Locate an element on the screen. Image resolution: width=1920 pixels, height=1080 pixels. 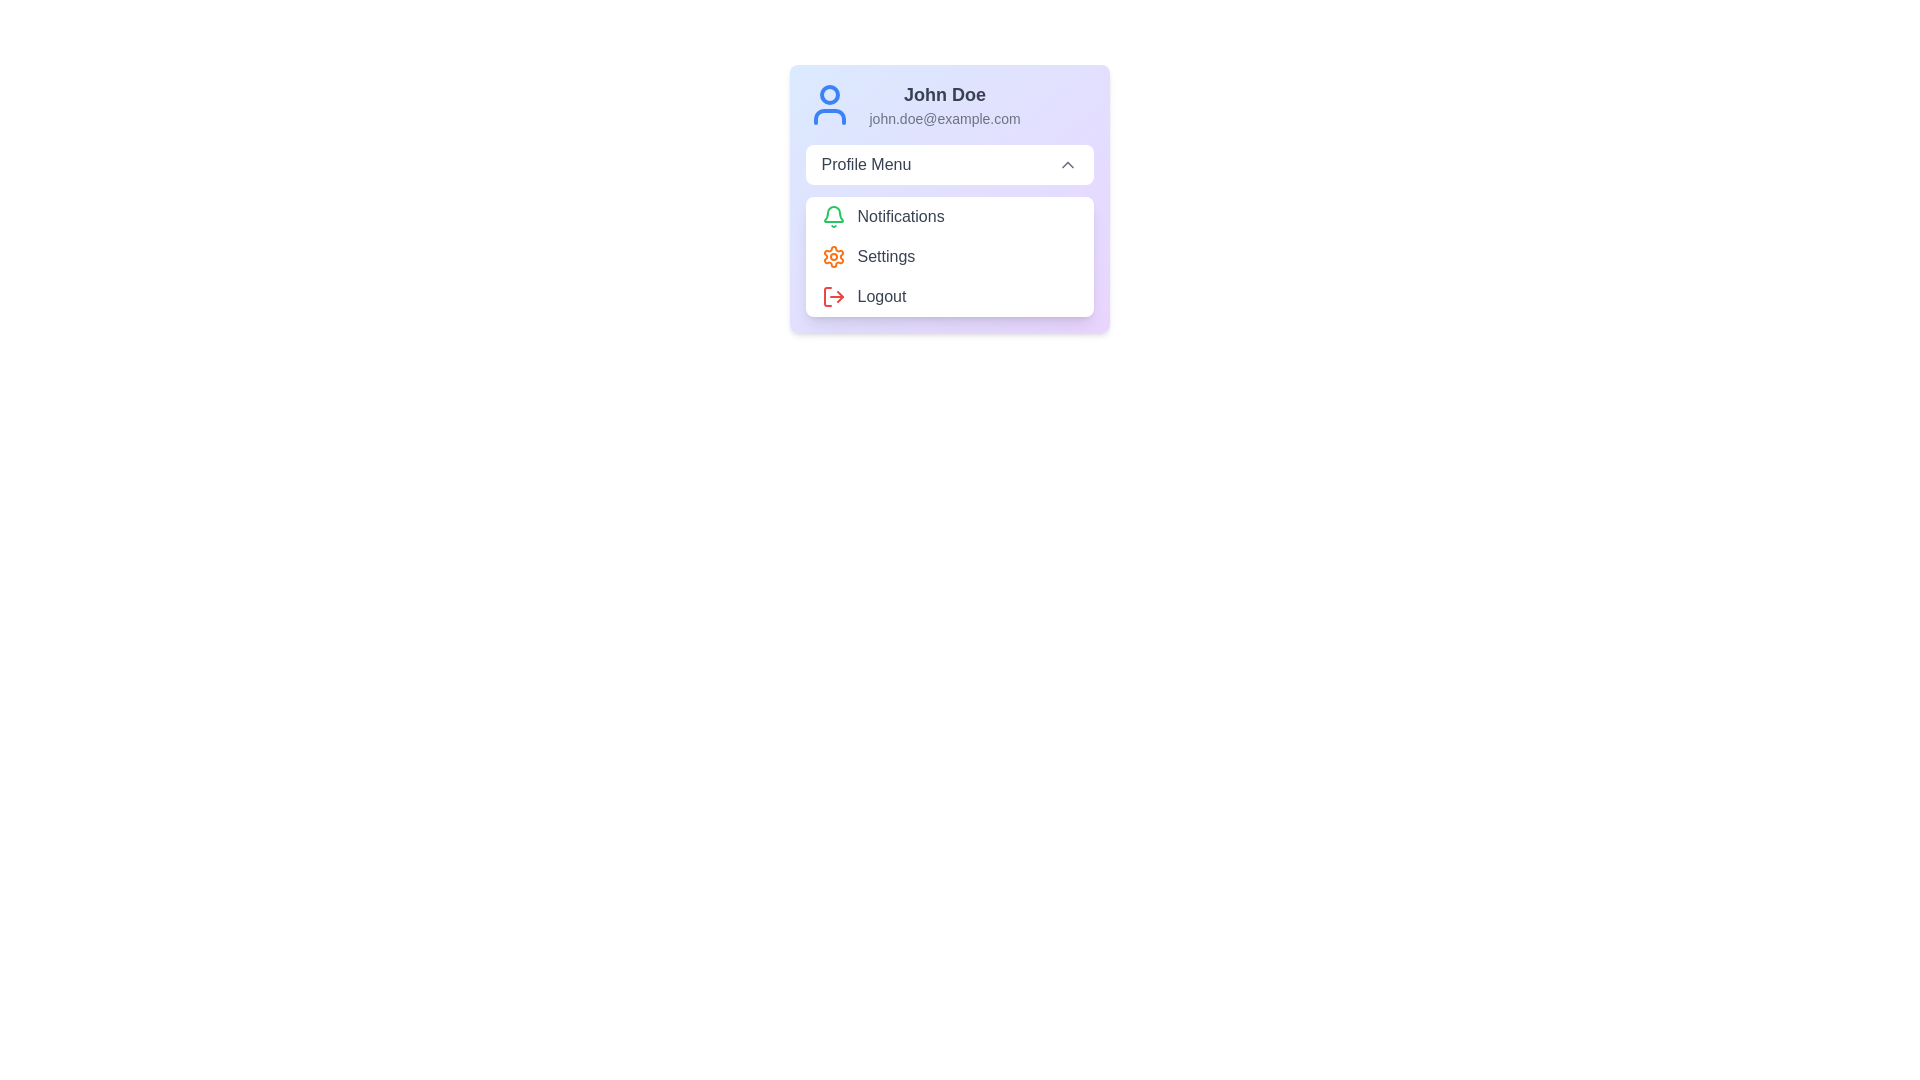
the green bell-shaped icon located next to the text 'Notifications' in the dropdown menu under the user's profile section is located at coordinates (833, 216).